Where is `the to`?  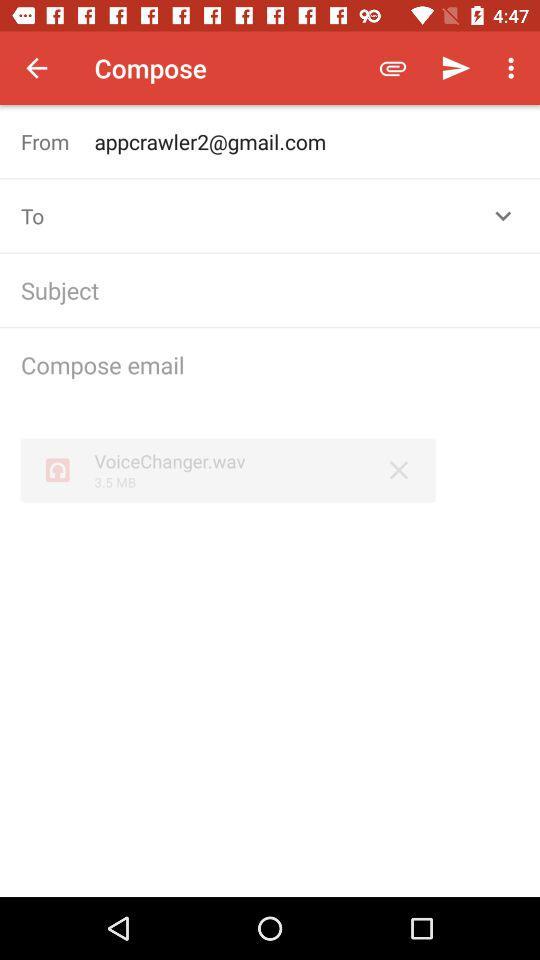
the to is located at coordinates (57, 216).